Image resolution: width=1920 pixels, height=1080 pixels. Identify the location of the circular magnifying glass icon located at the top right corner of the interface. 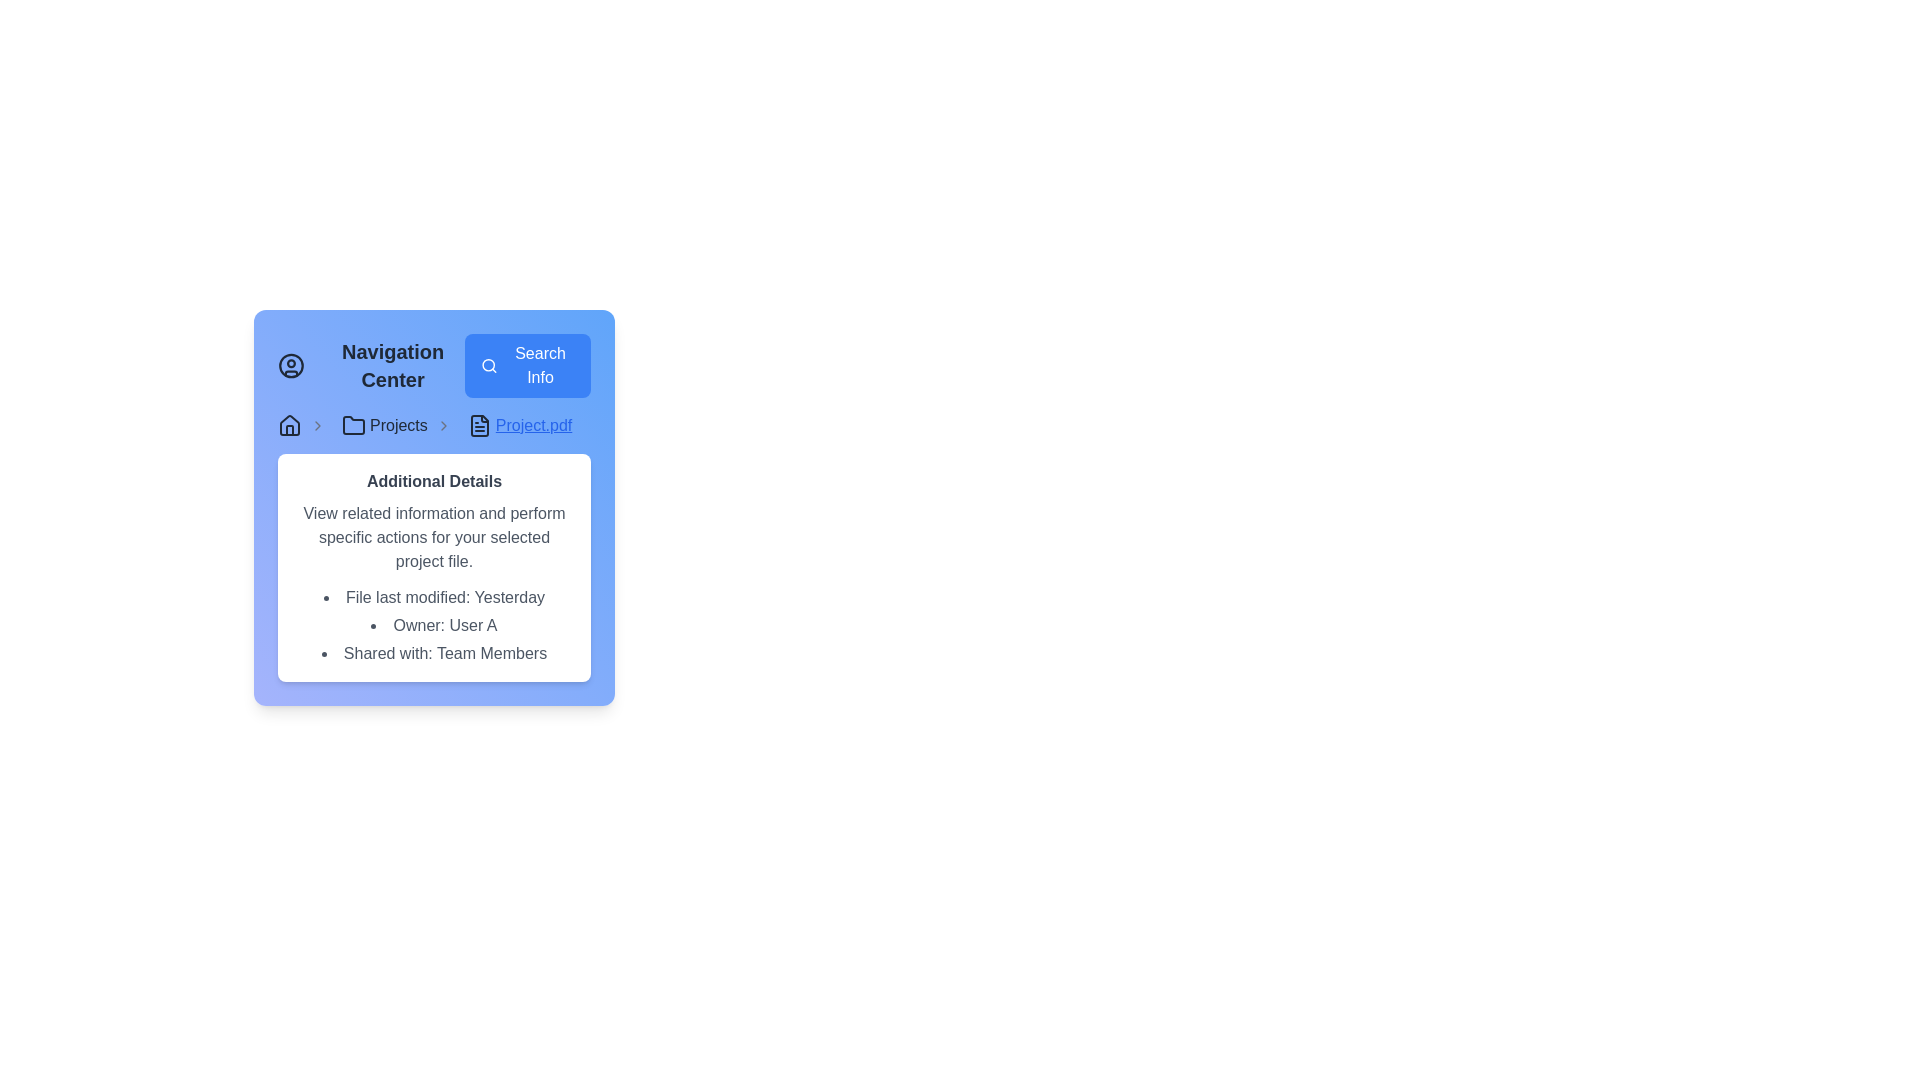
(488, 365).